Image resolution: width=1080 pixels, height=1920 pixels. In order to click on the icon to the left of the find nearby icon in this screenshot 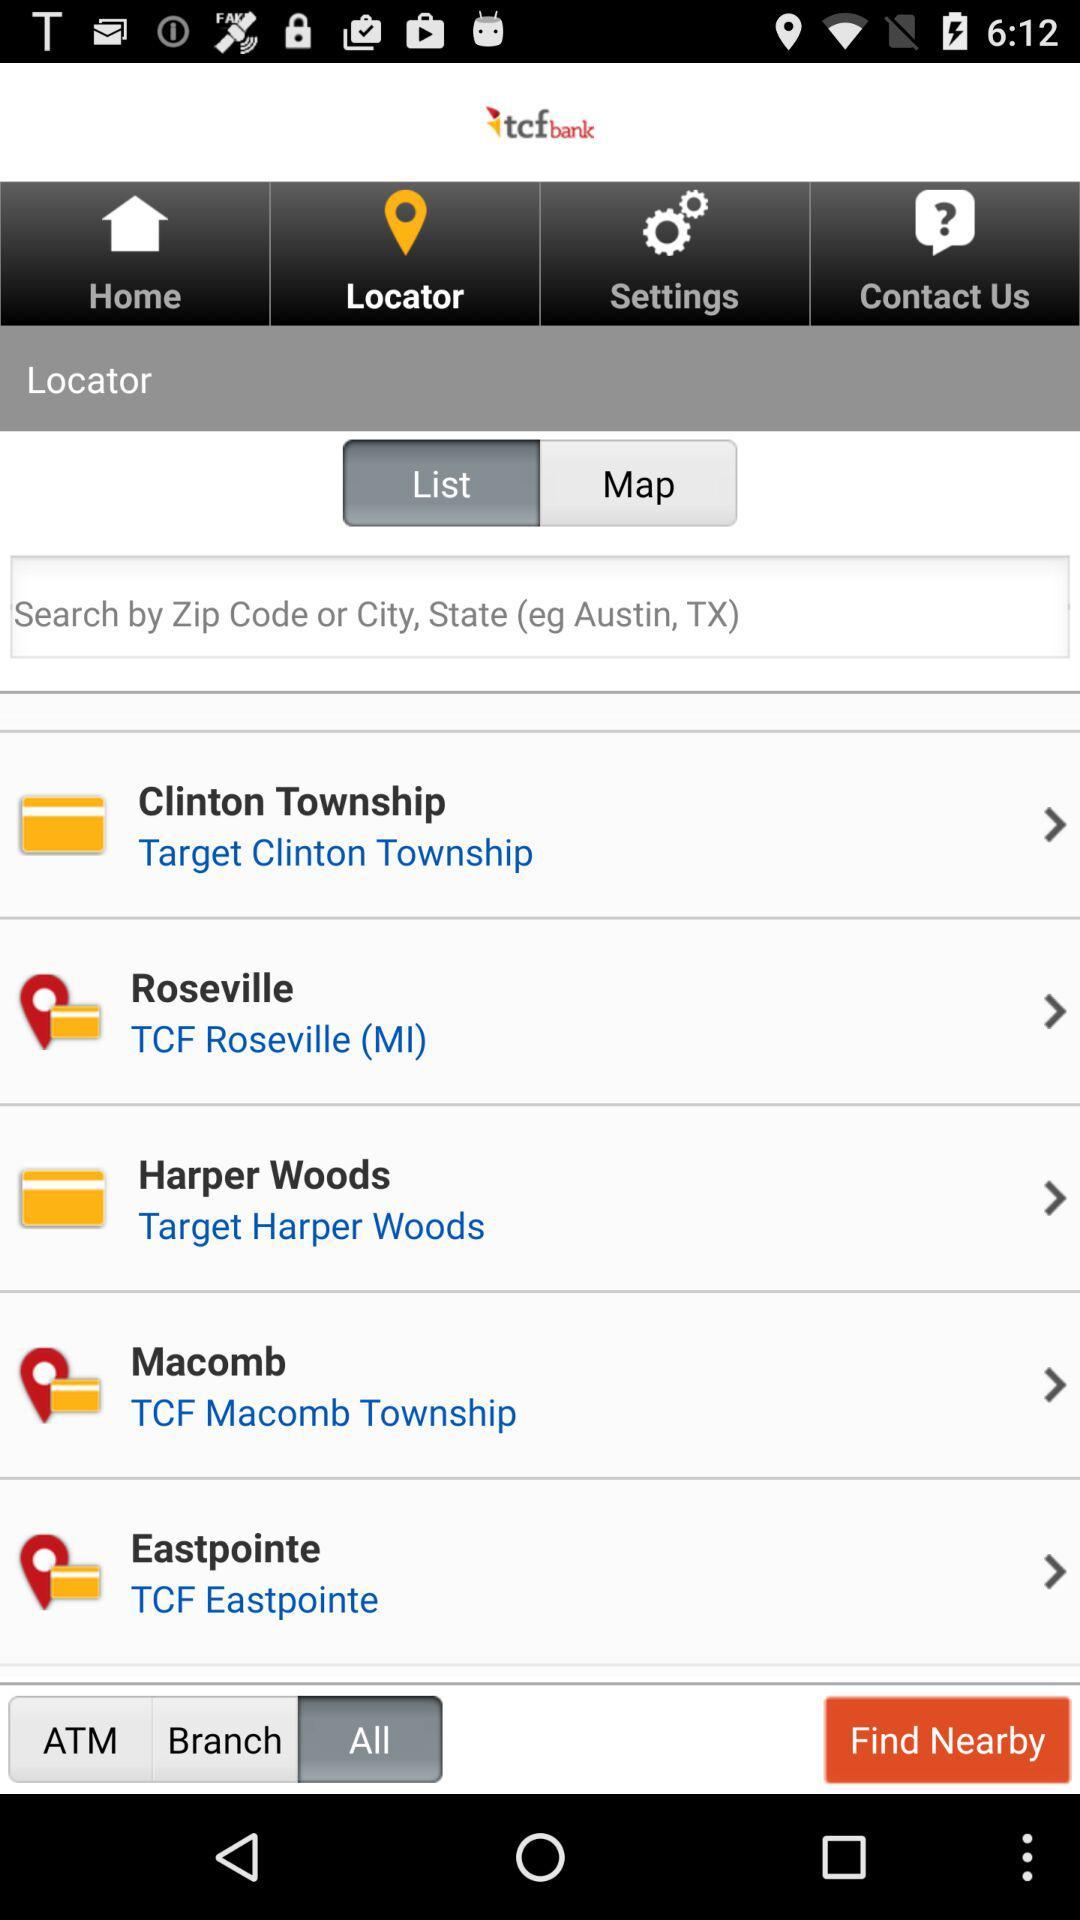, I will do `click(370, 1738)`.